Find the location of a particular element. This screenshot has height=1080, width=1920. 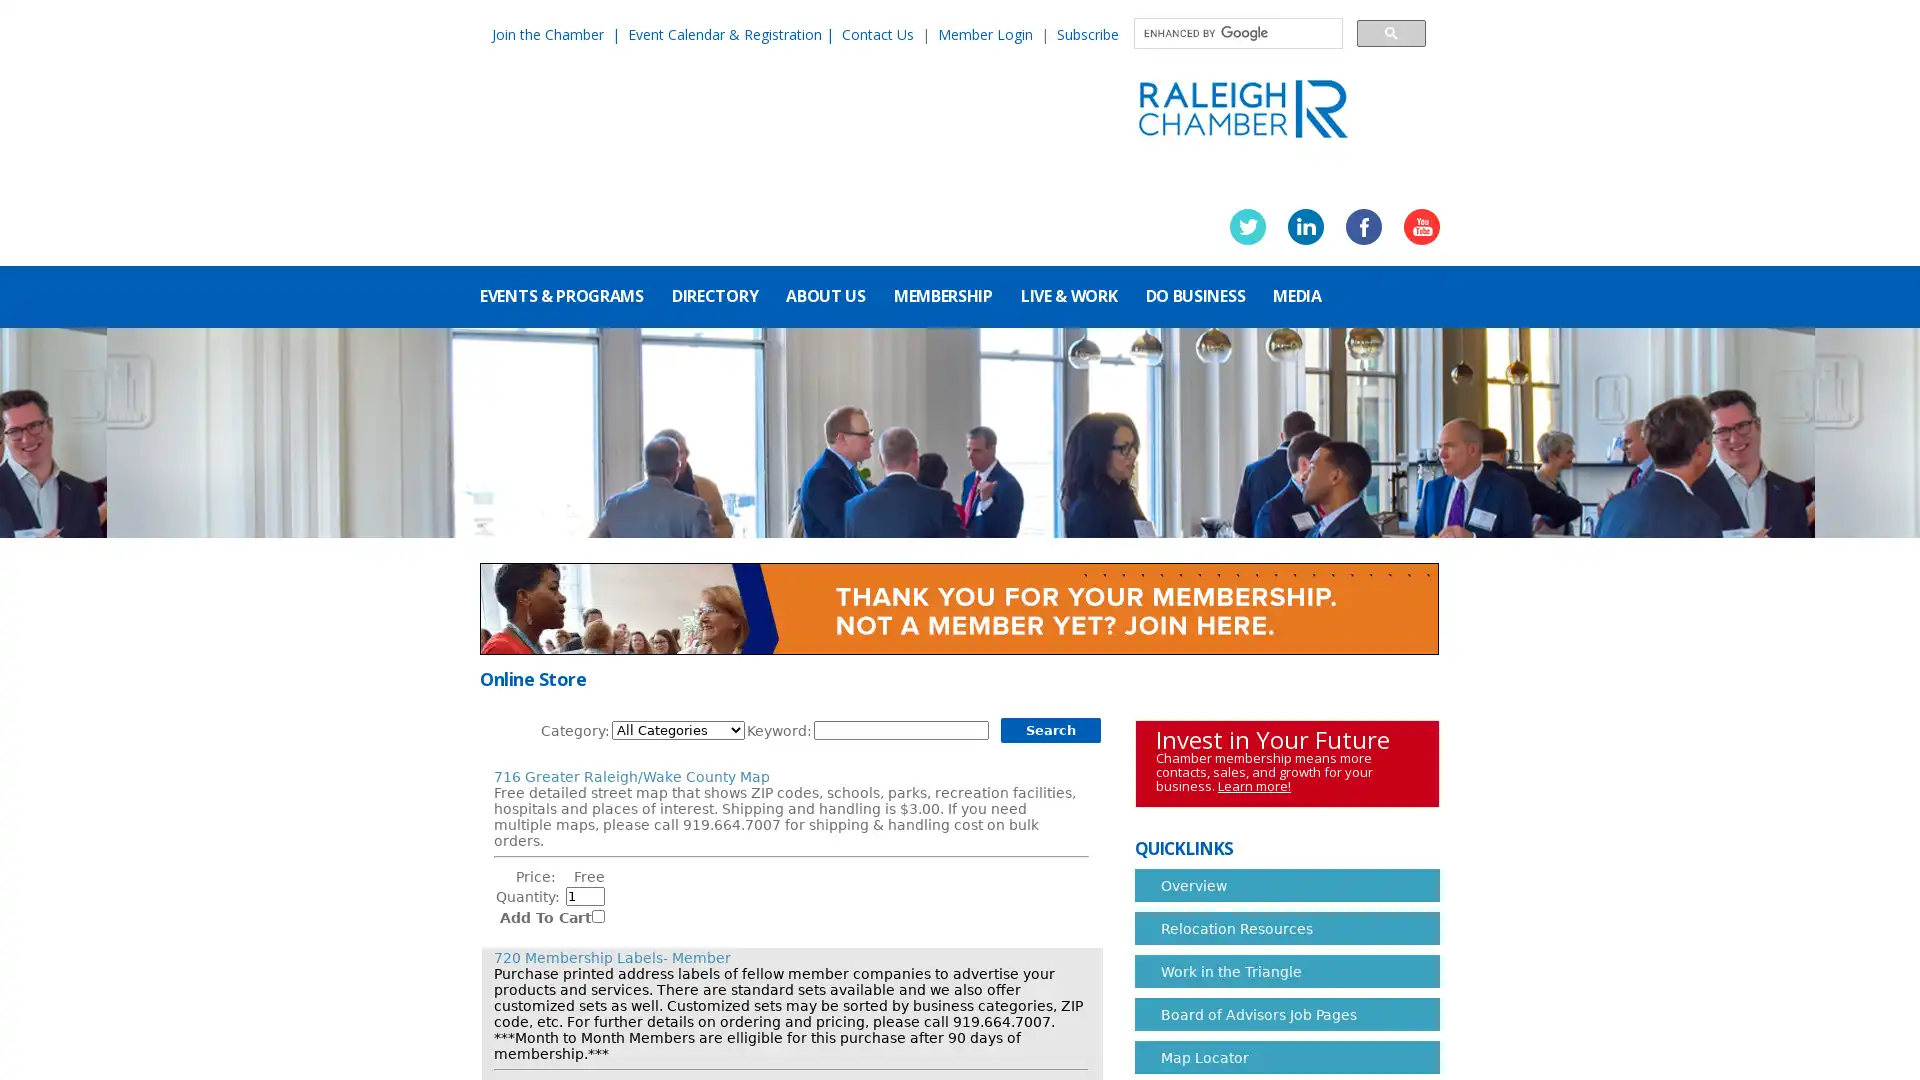

Search is located at coordinates (1050, 730).